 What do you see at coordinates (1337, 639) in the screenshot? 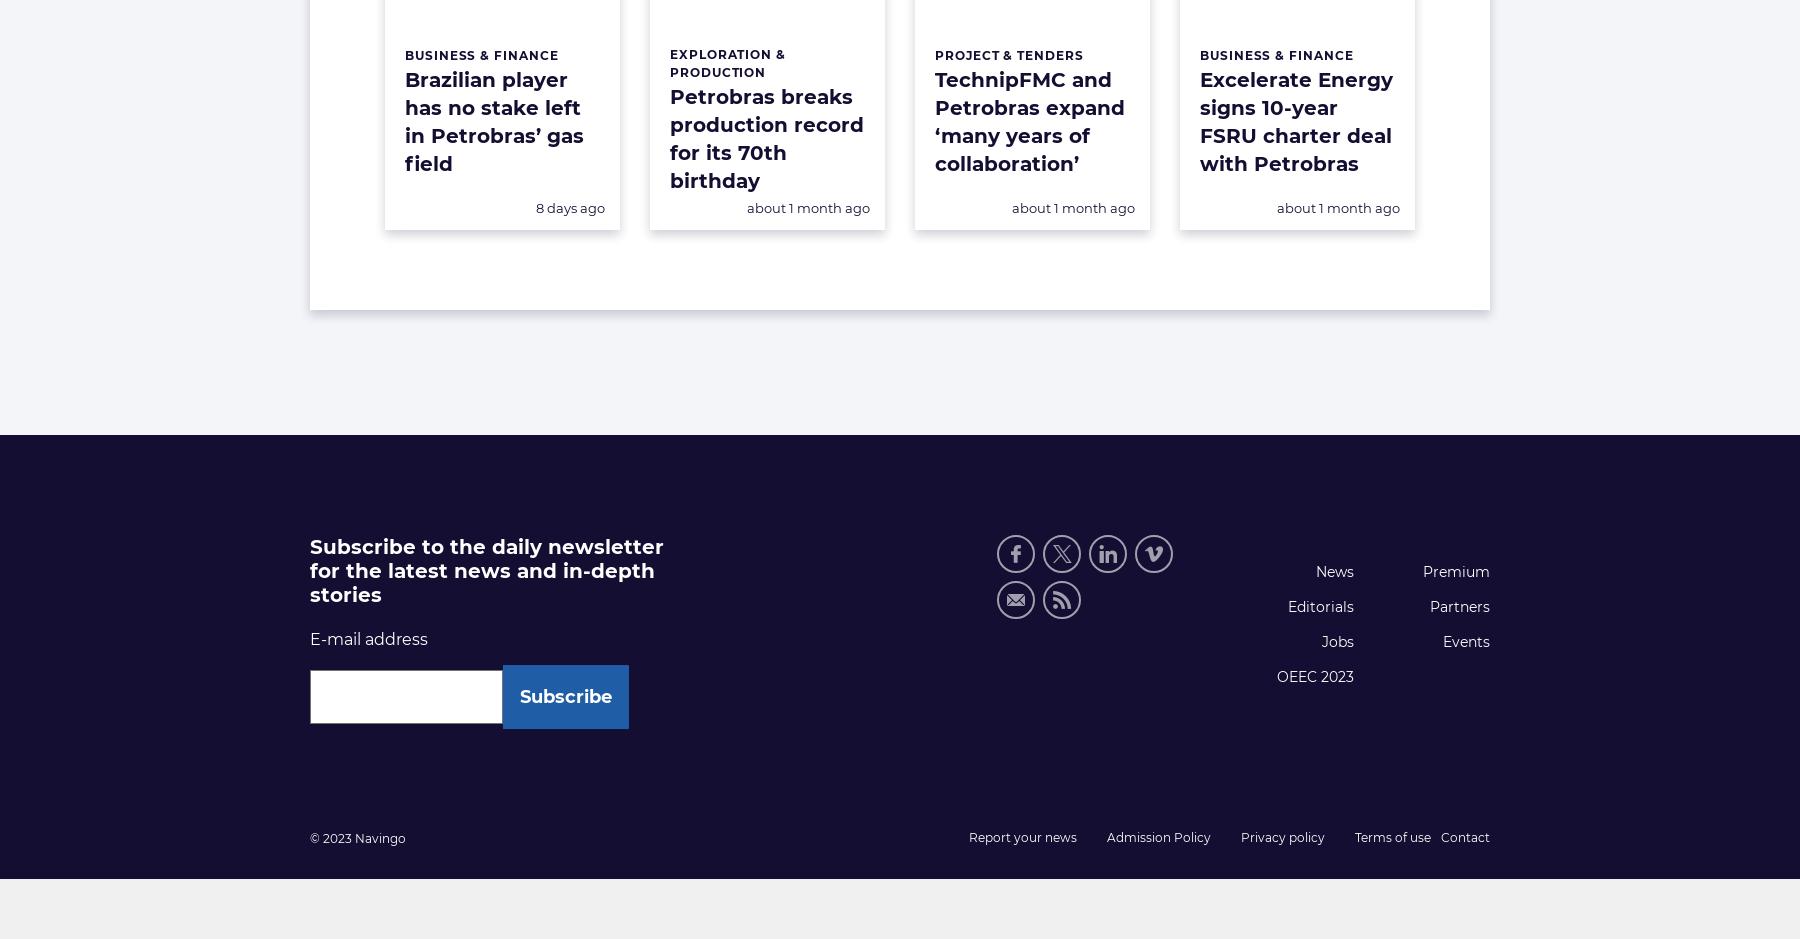
I see `'Jobs'` at bounding box center [1337, 639].